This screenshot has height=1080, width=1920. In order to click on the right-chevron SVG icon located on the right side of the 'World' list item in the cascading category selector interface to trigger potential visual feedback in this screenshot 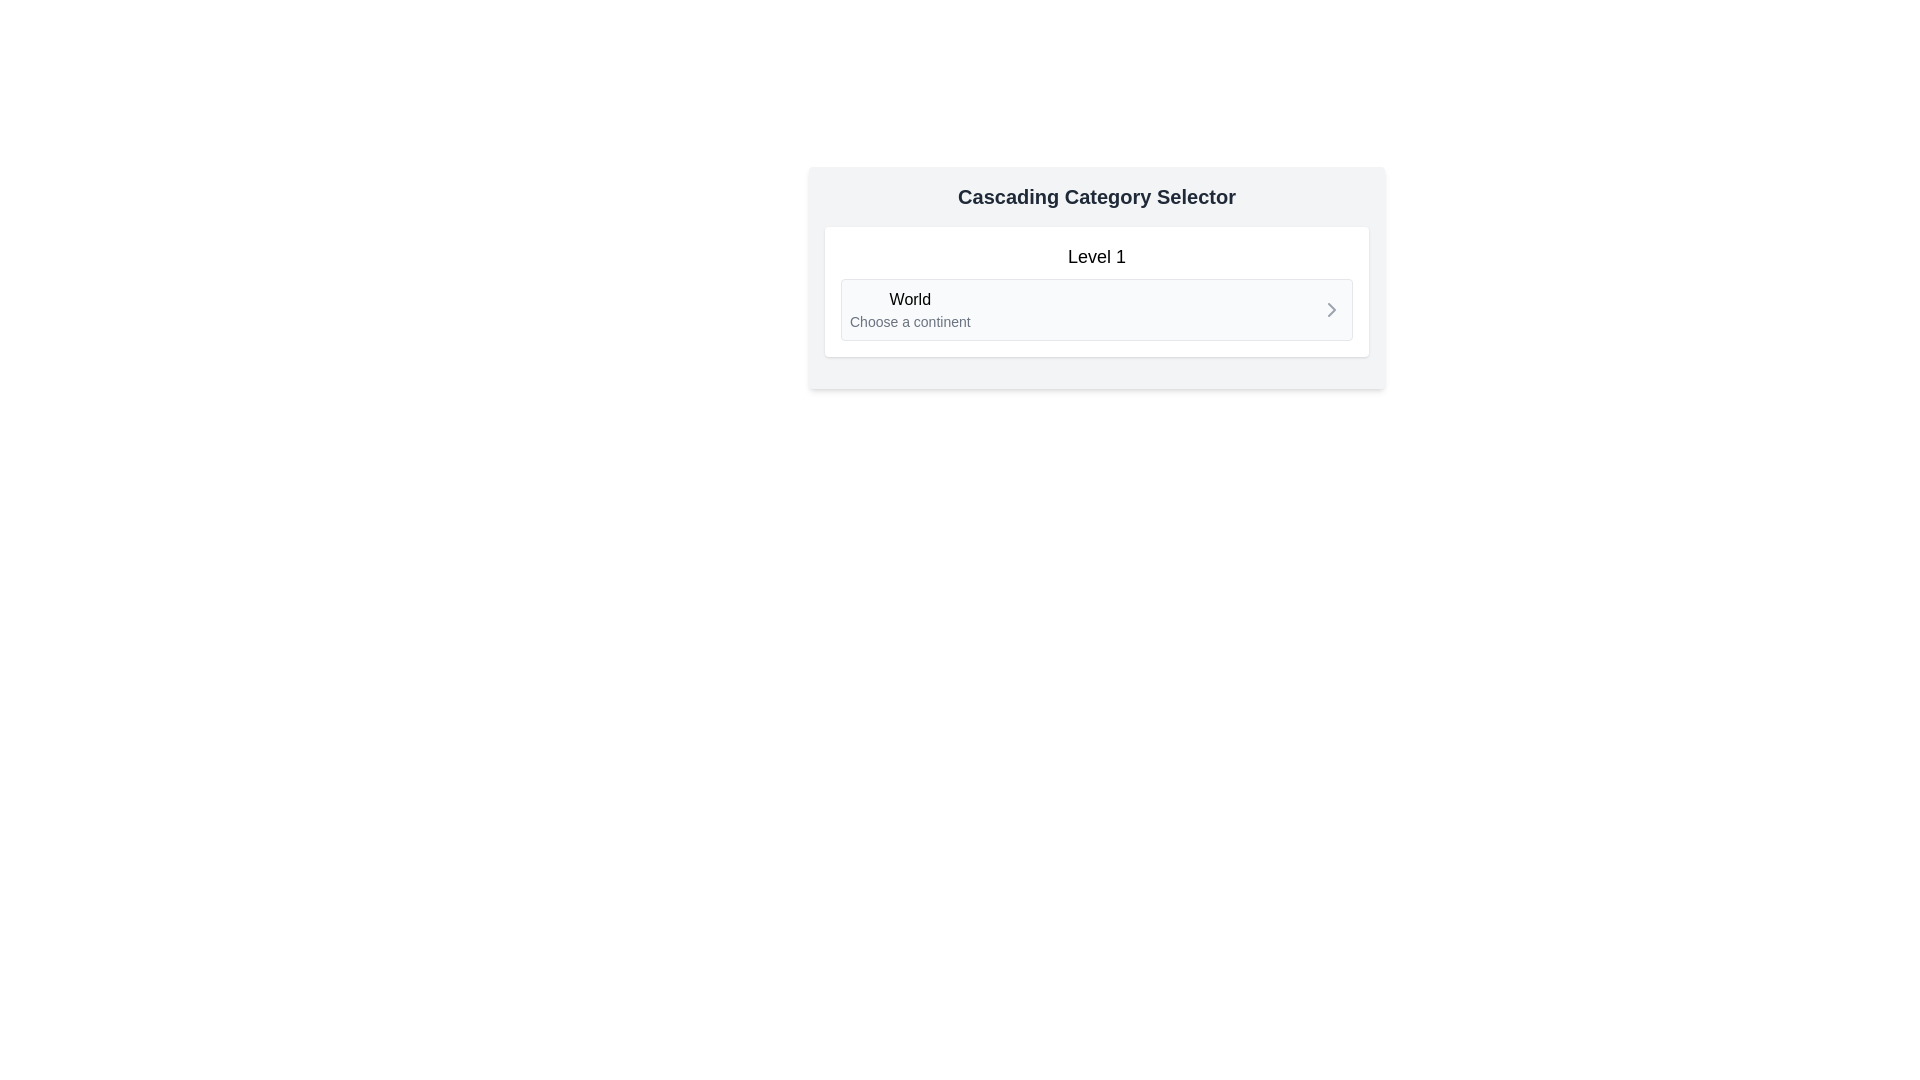, I will do `click(1331, 309)`.